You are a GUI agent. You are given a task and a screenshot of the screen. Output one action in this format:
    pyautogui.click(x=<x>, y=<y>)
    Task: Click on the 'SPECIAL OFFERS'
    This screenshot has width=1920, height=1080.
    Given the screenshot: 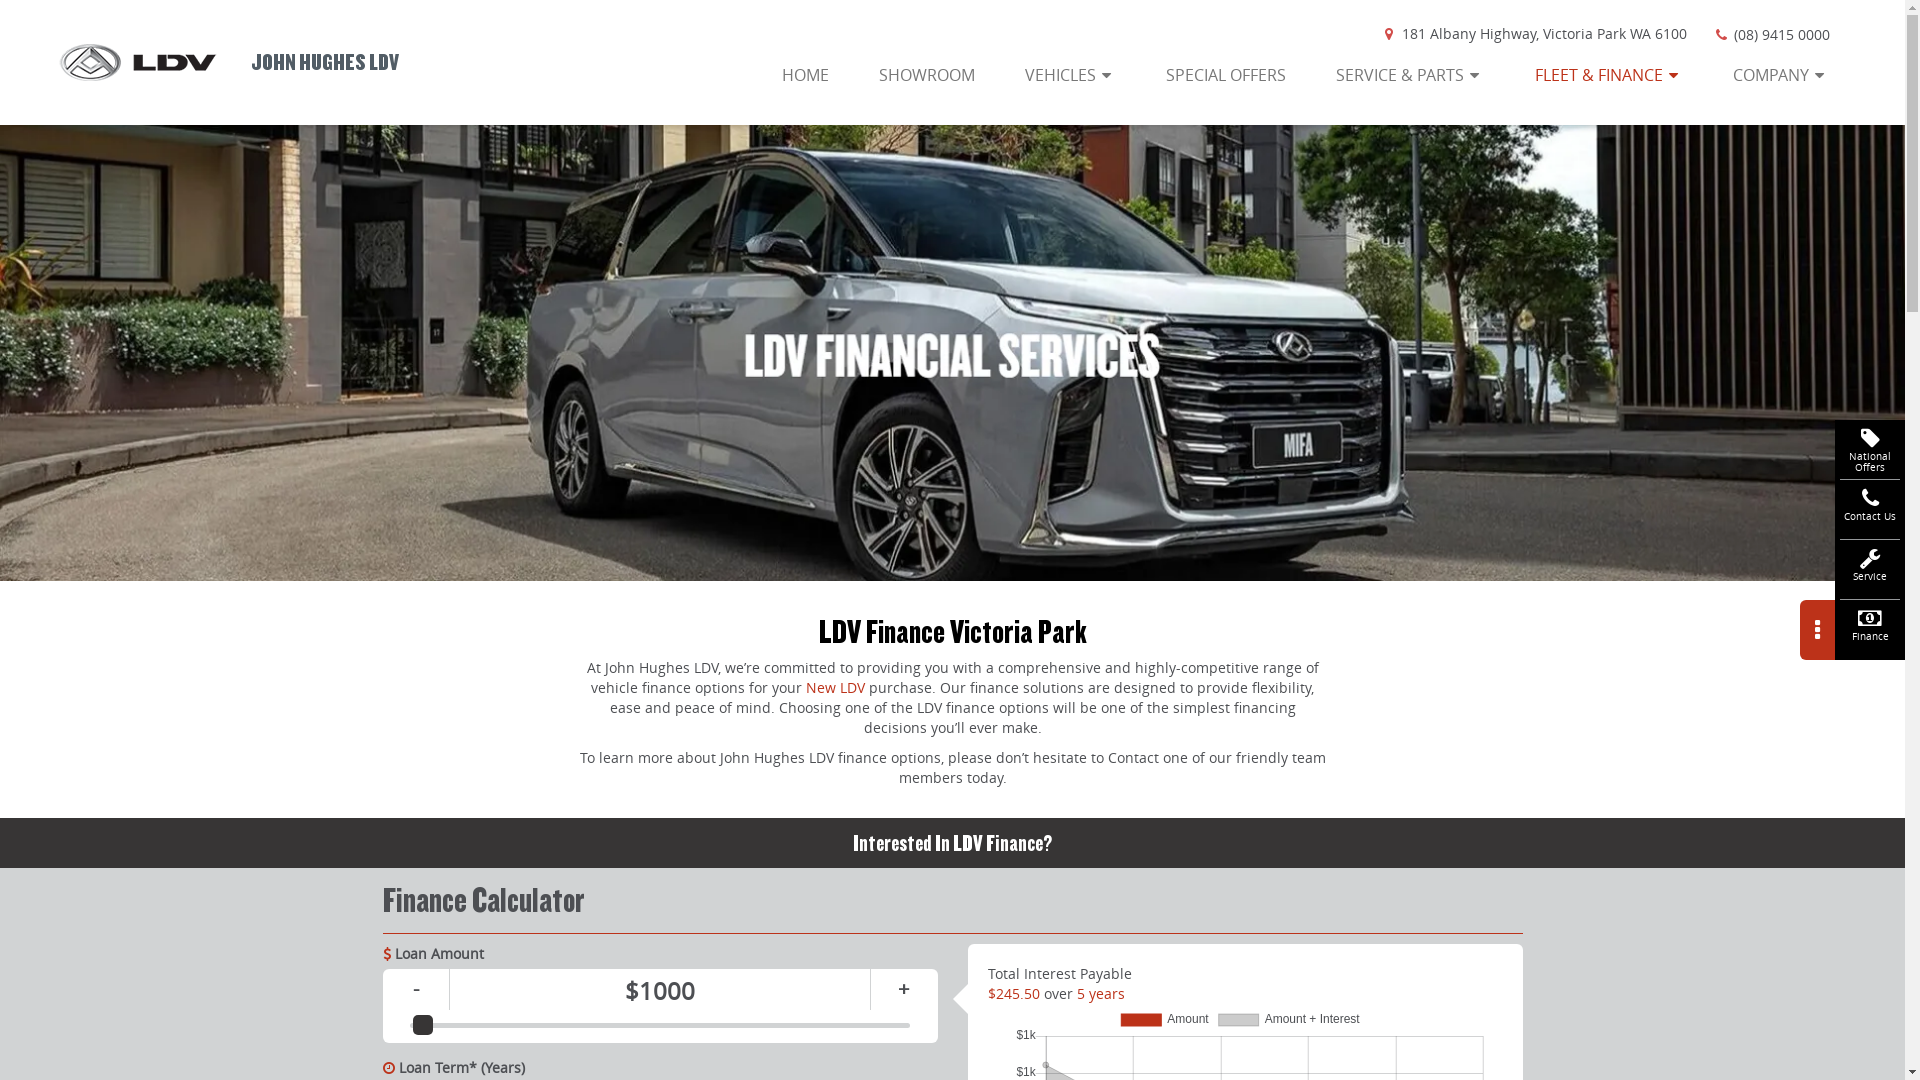 What is the action you would take?
    pyautogui.click(x=1141, y=73)
    